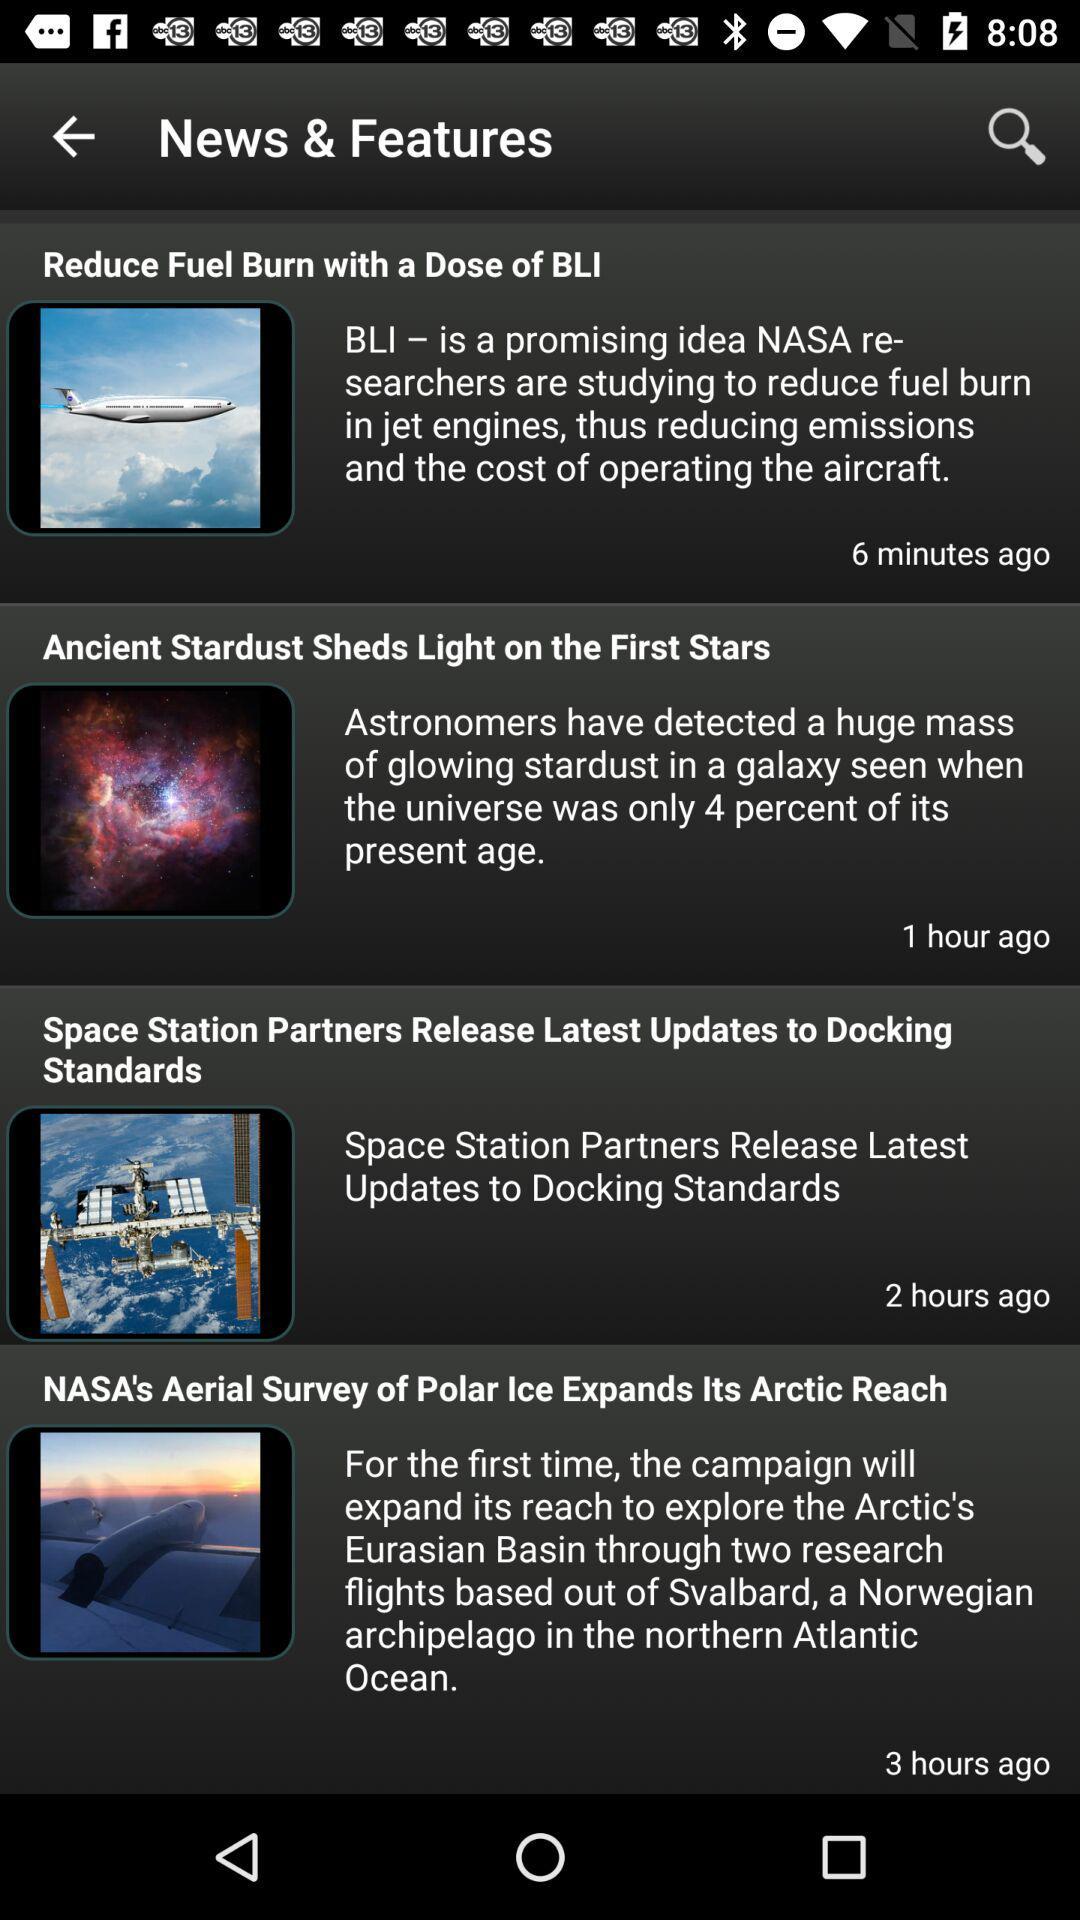 The height and width of the screenshot is (1920, 1080). What do you see at coordinates (950, 564) in the screenshot?
I see `the item below the bli is a` at bounding box center [950, 564].